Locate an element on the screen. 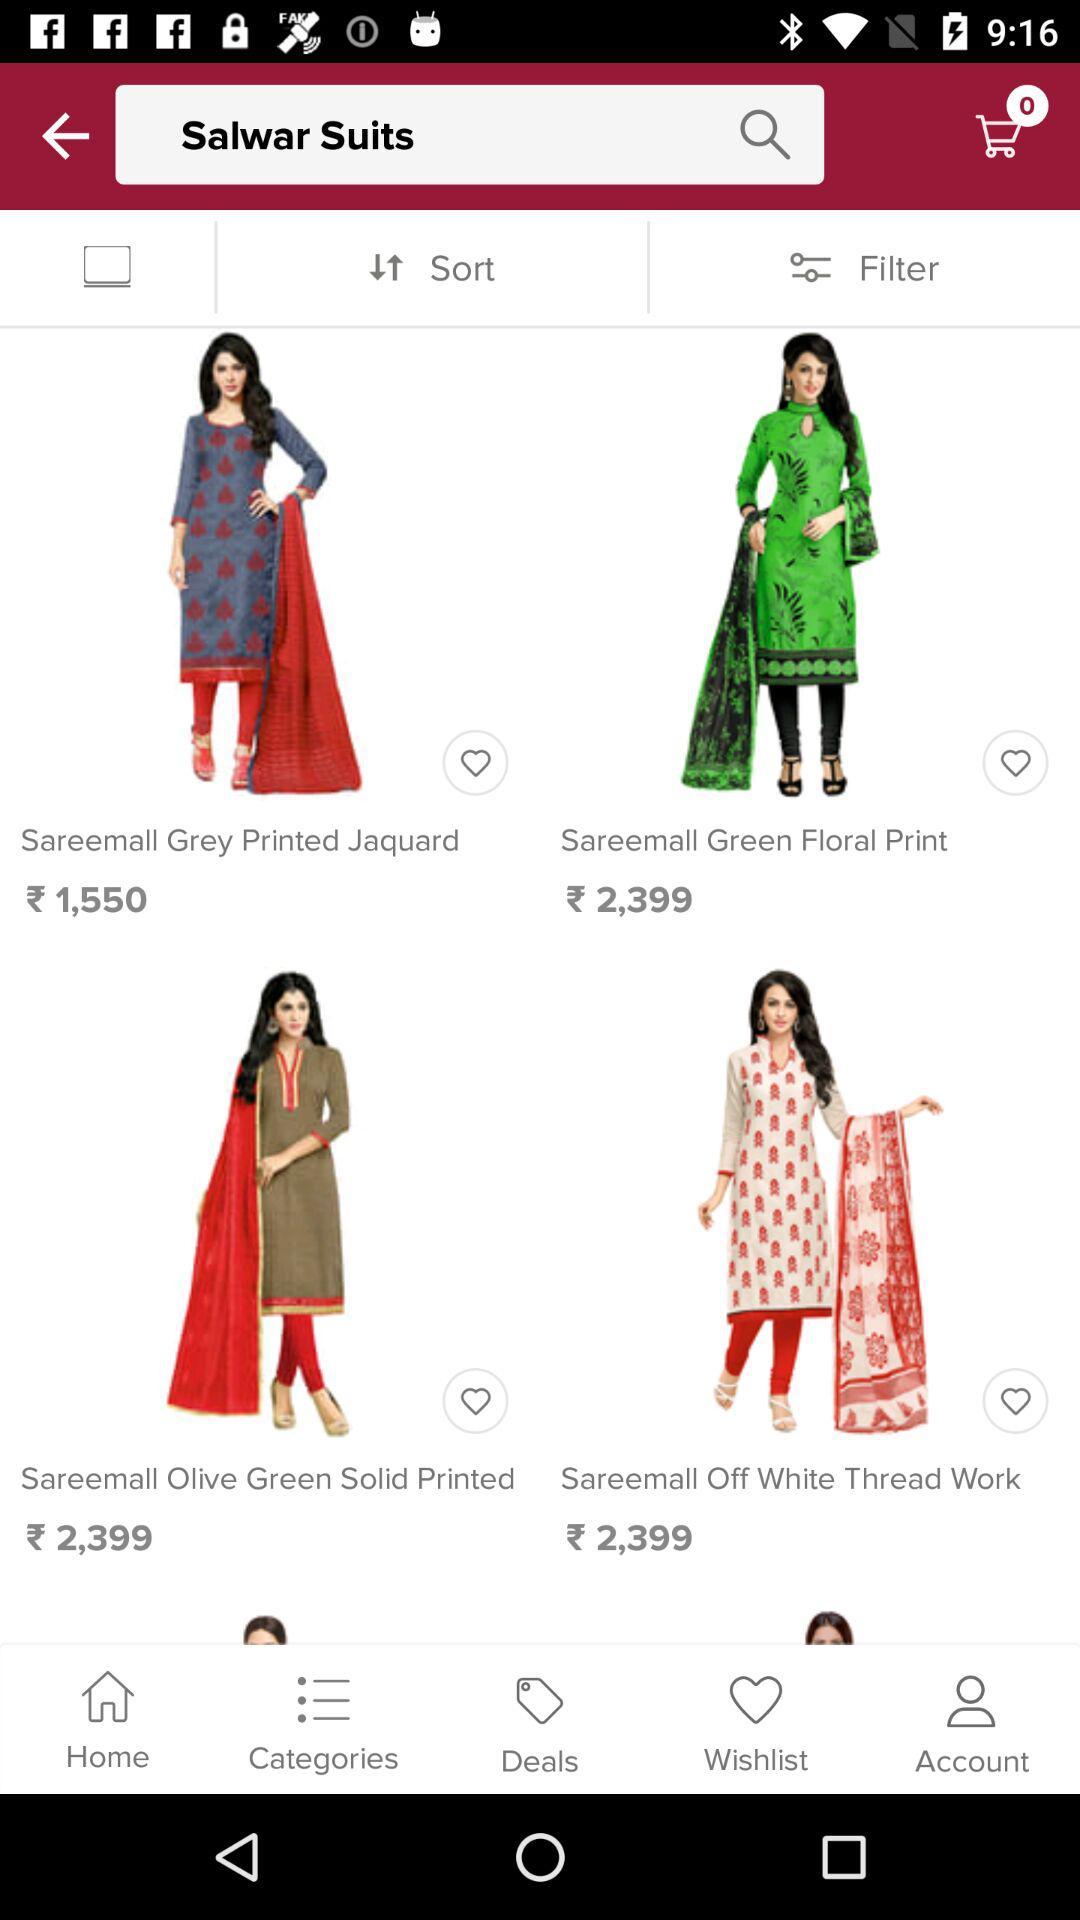 The width and height of the screenshot is (1080, 1920). check items in your cart is located at coordinates (998, 135).